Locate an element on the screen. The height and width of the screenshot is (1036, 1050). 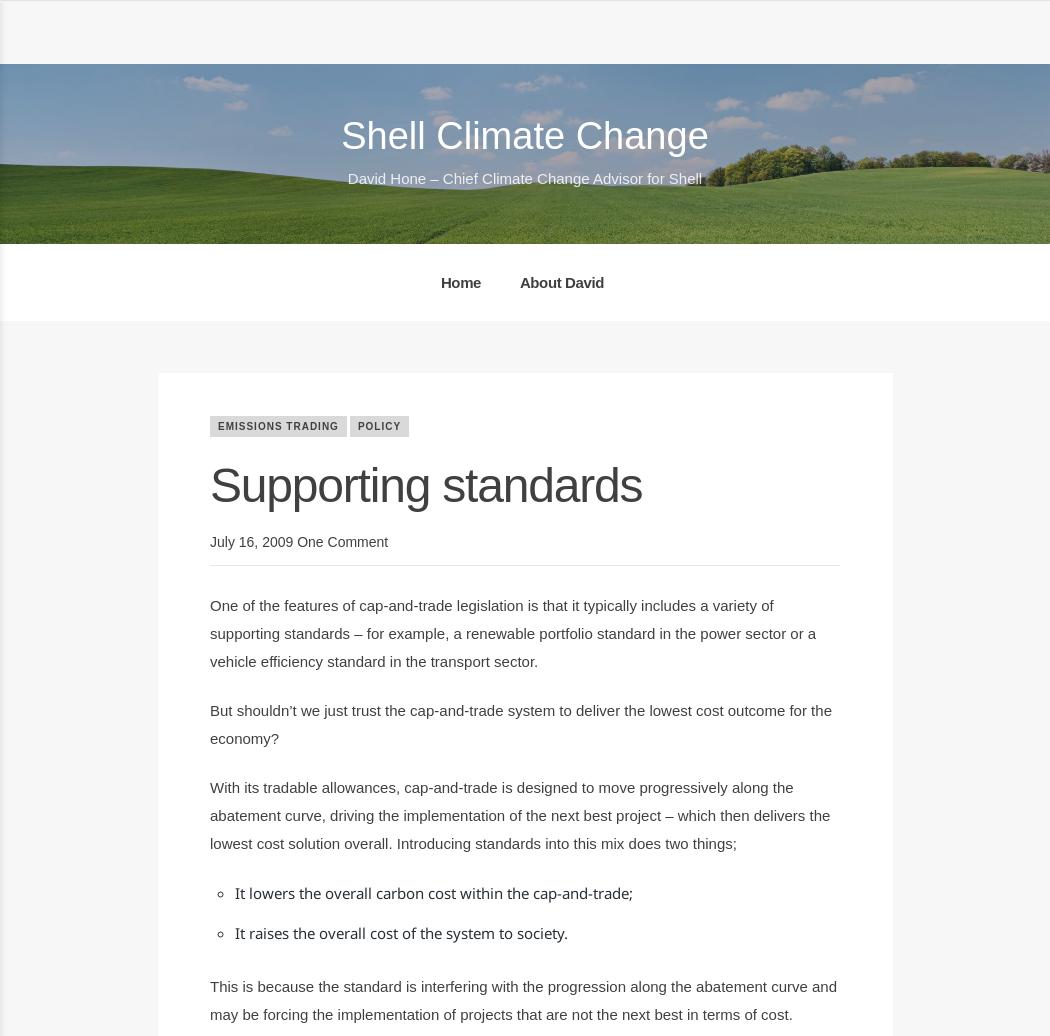
'One Comment' is located at coordinates (296, 542).